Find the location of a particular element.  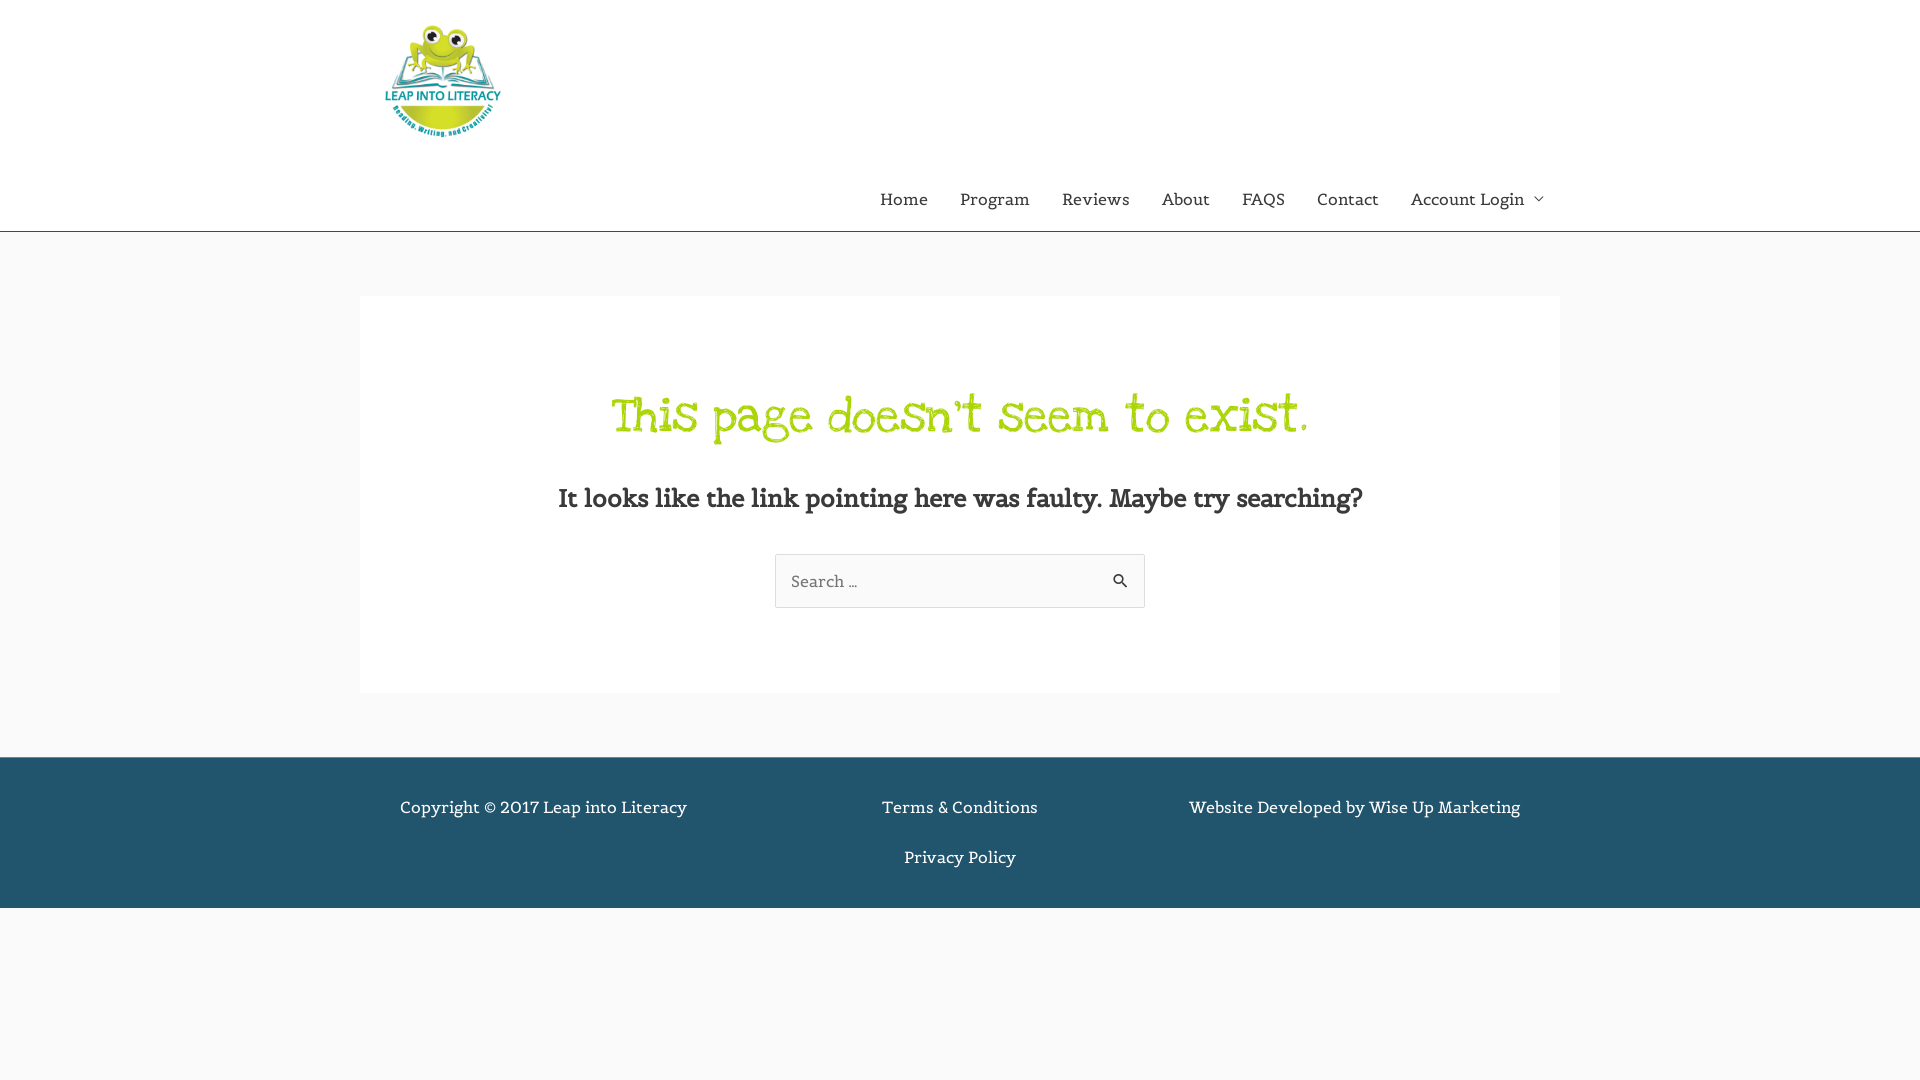

'Search' is located at coordinates (1098, 574).